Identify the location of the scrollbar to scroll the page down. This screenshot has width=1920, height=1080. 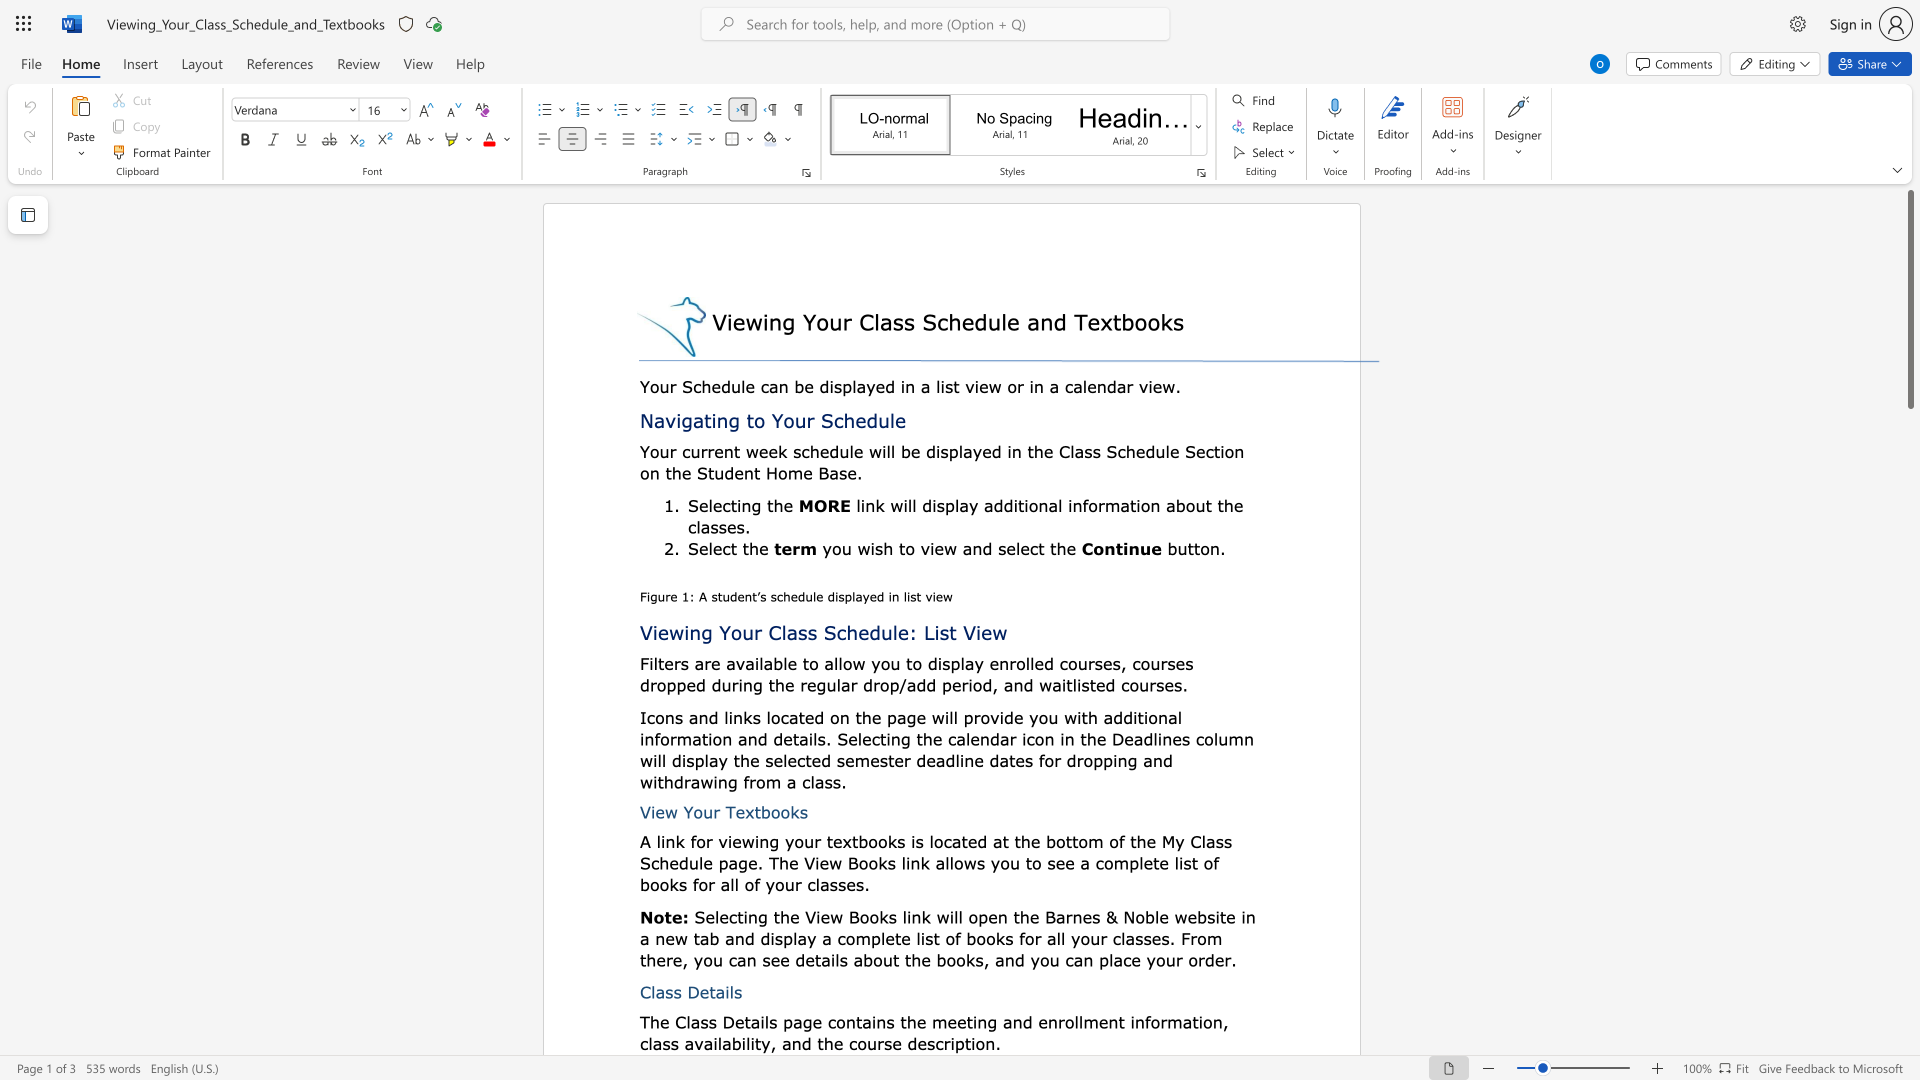
(1909, 428).